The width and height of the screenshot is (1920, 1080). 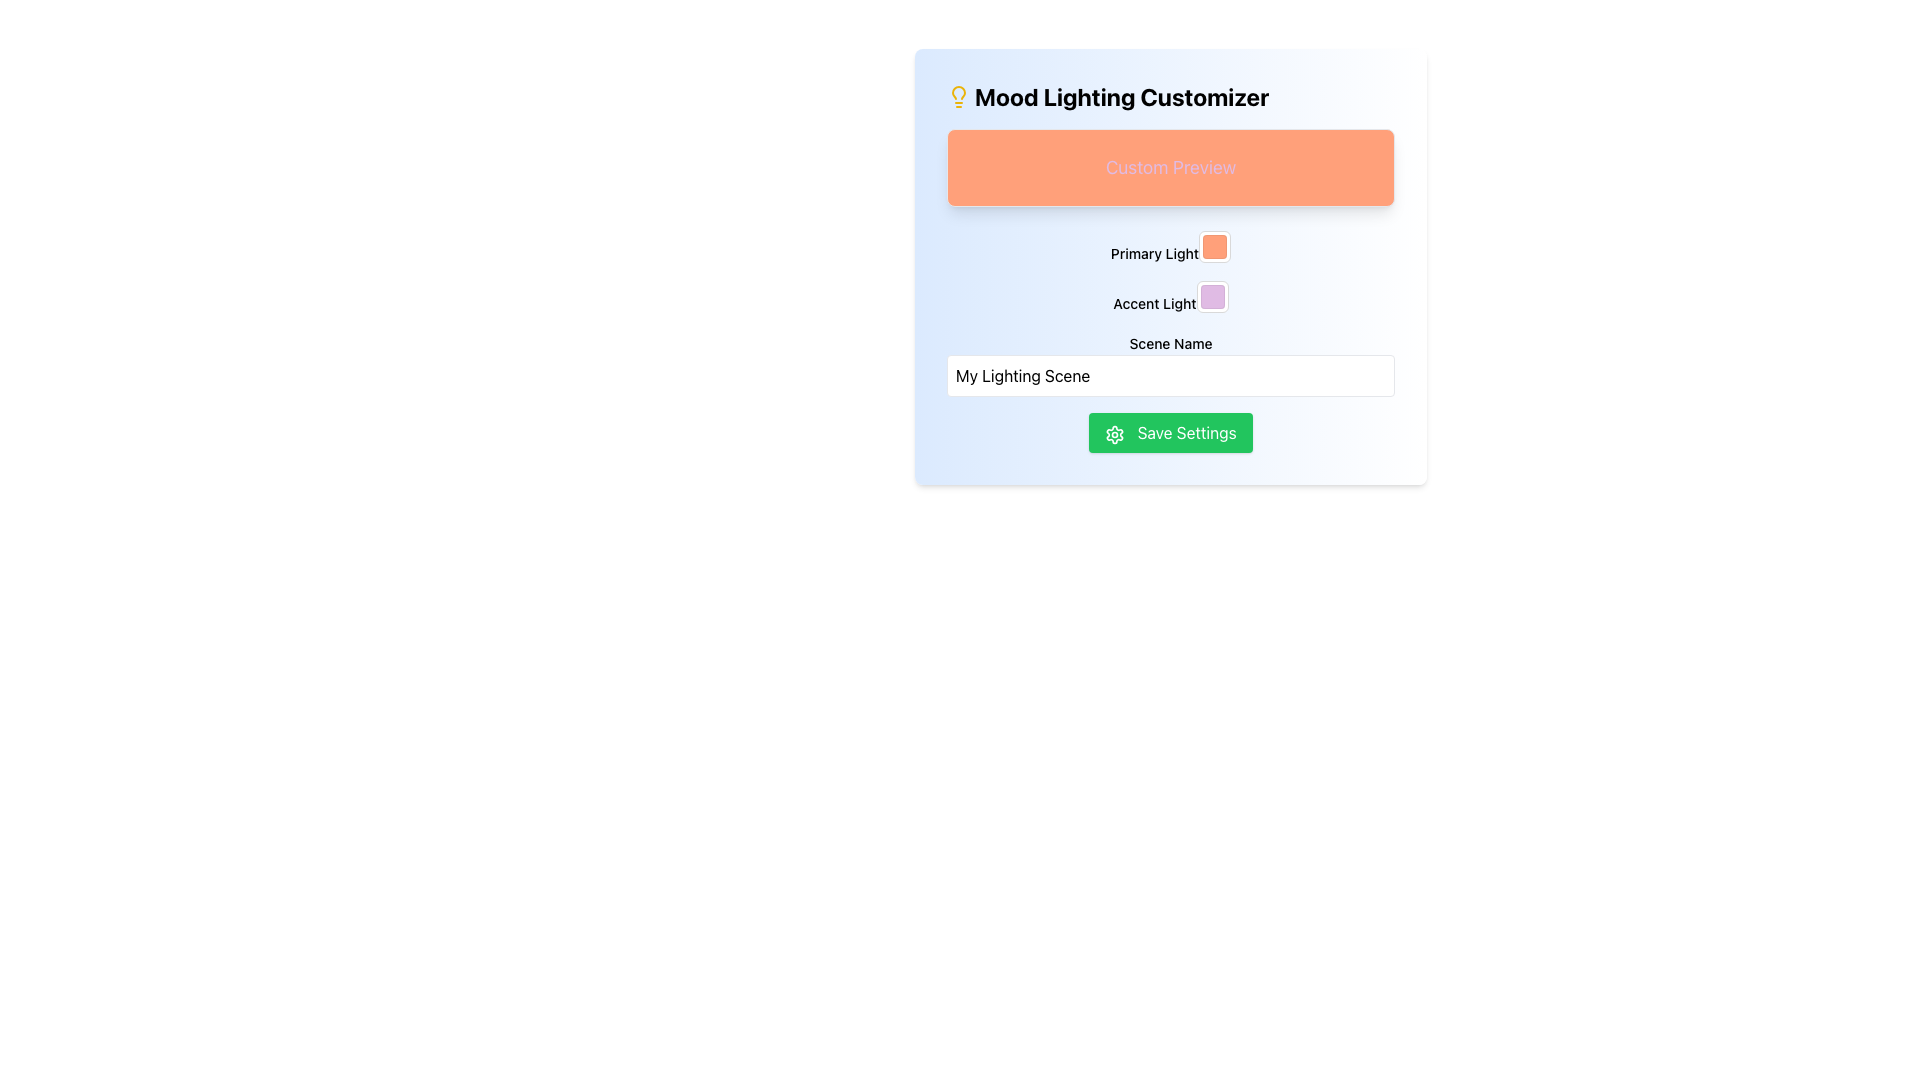 I want to click on the Color Picker Trigger Button, so click(x=1211, y=297).